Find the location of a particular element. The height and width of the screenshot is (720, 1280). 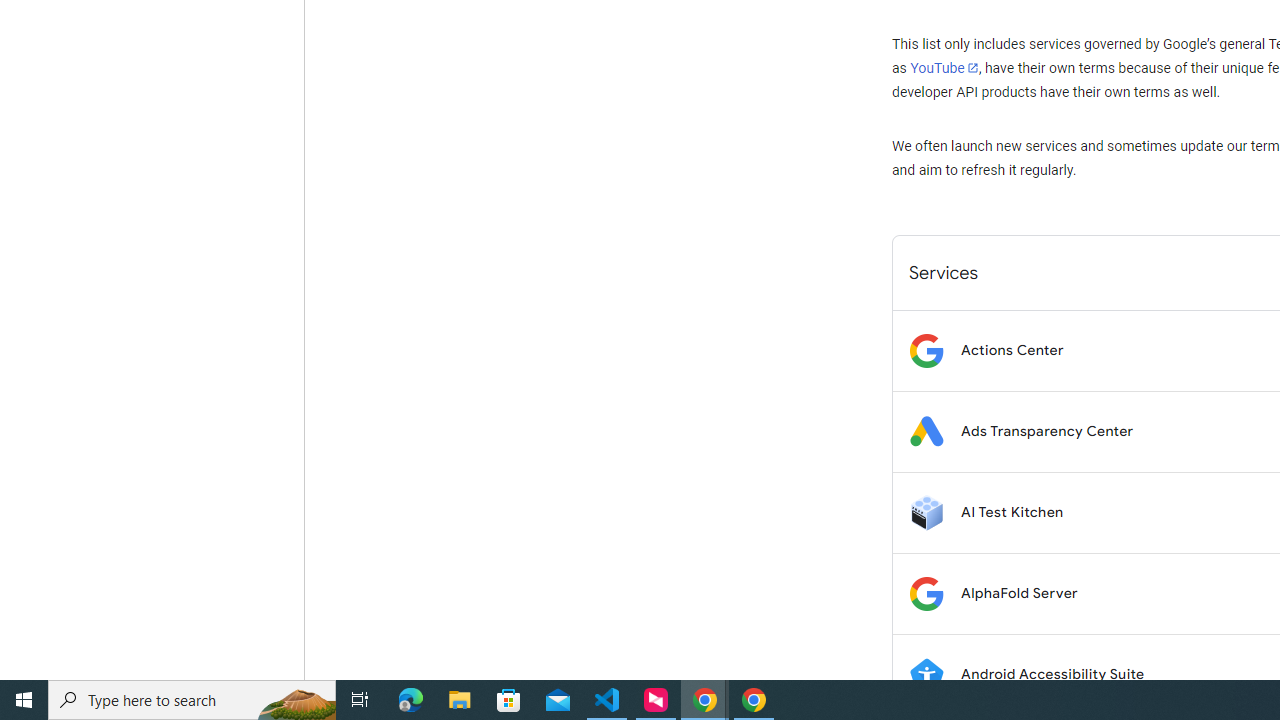

'YouTube' is located at coordinates (943, 67).